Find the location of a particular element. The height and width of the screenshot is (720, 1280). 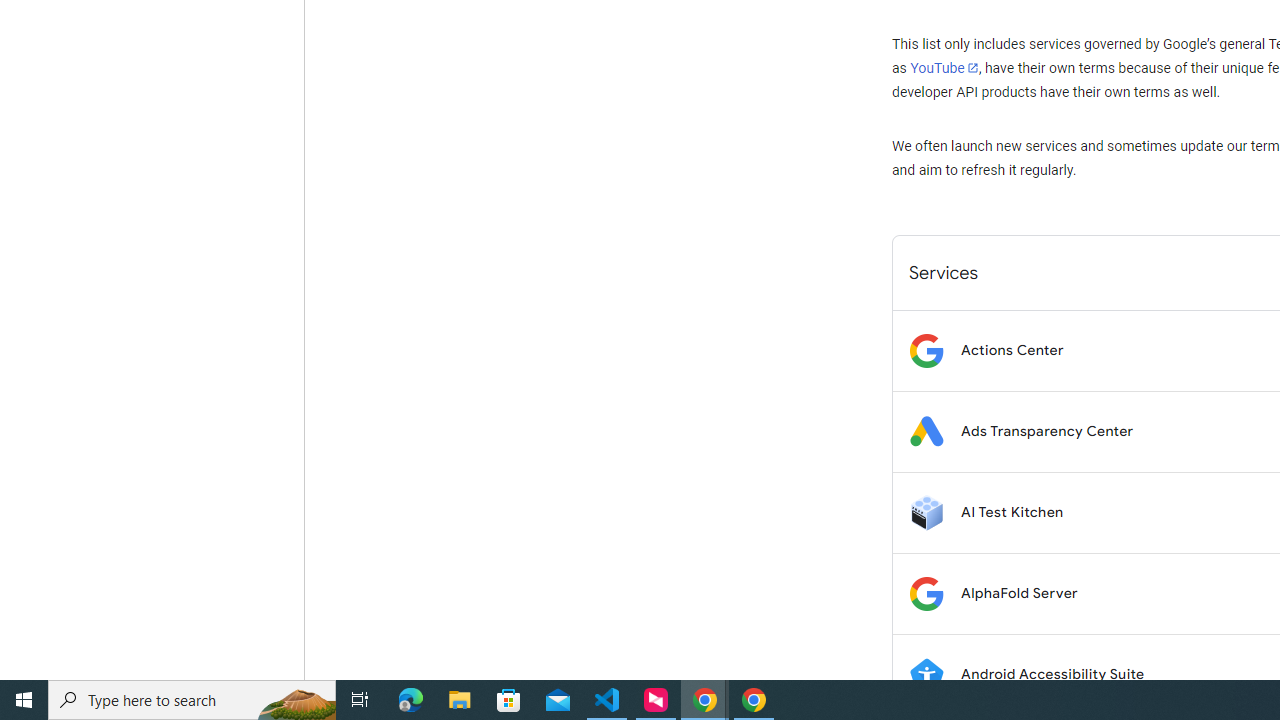

'YouTube' is located at coordinates (943, 67).